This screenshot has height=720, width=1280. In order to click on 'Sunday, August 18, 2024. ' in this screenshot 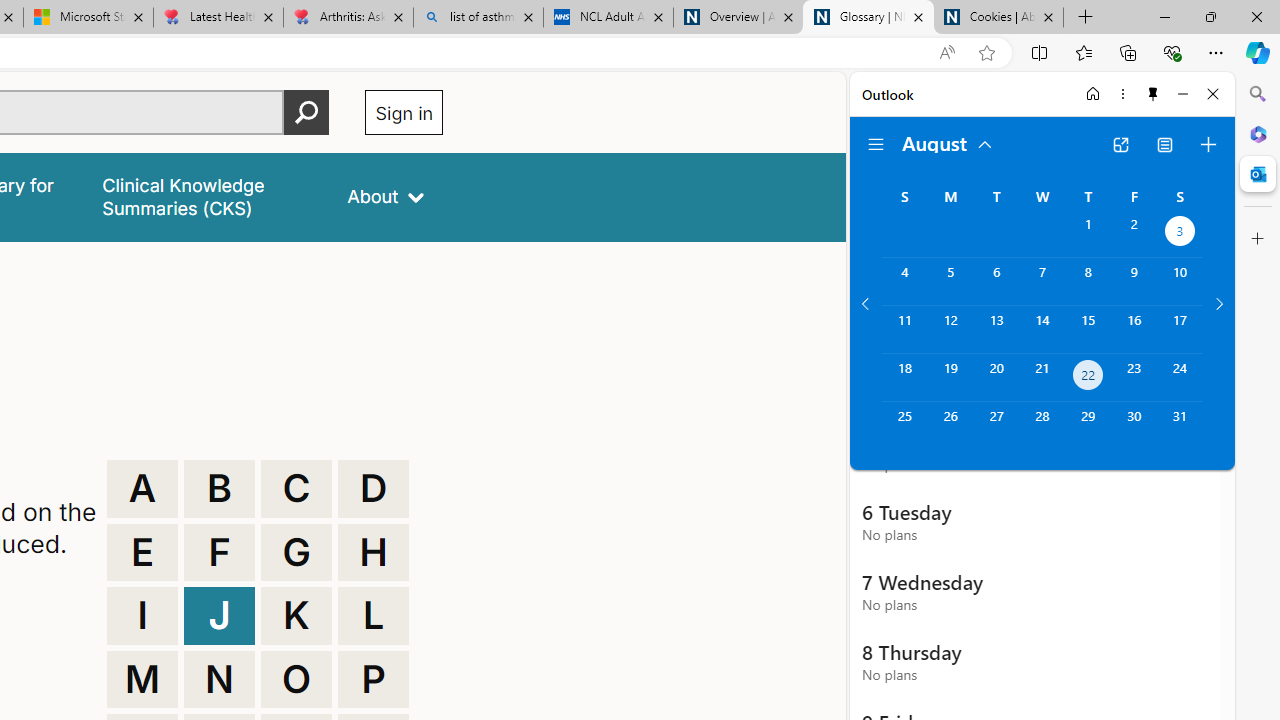, I will do `click(903, 377)`.